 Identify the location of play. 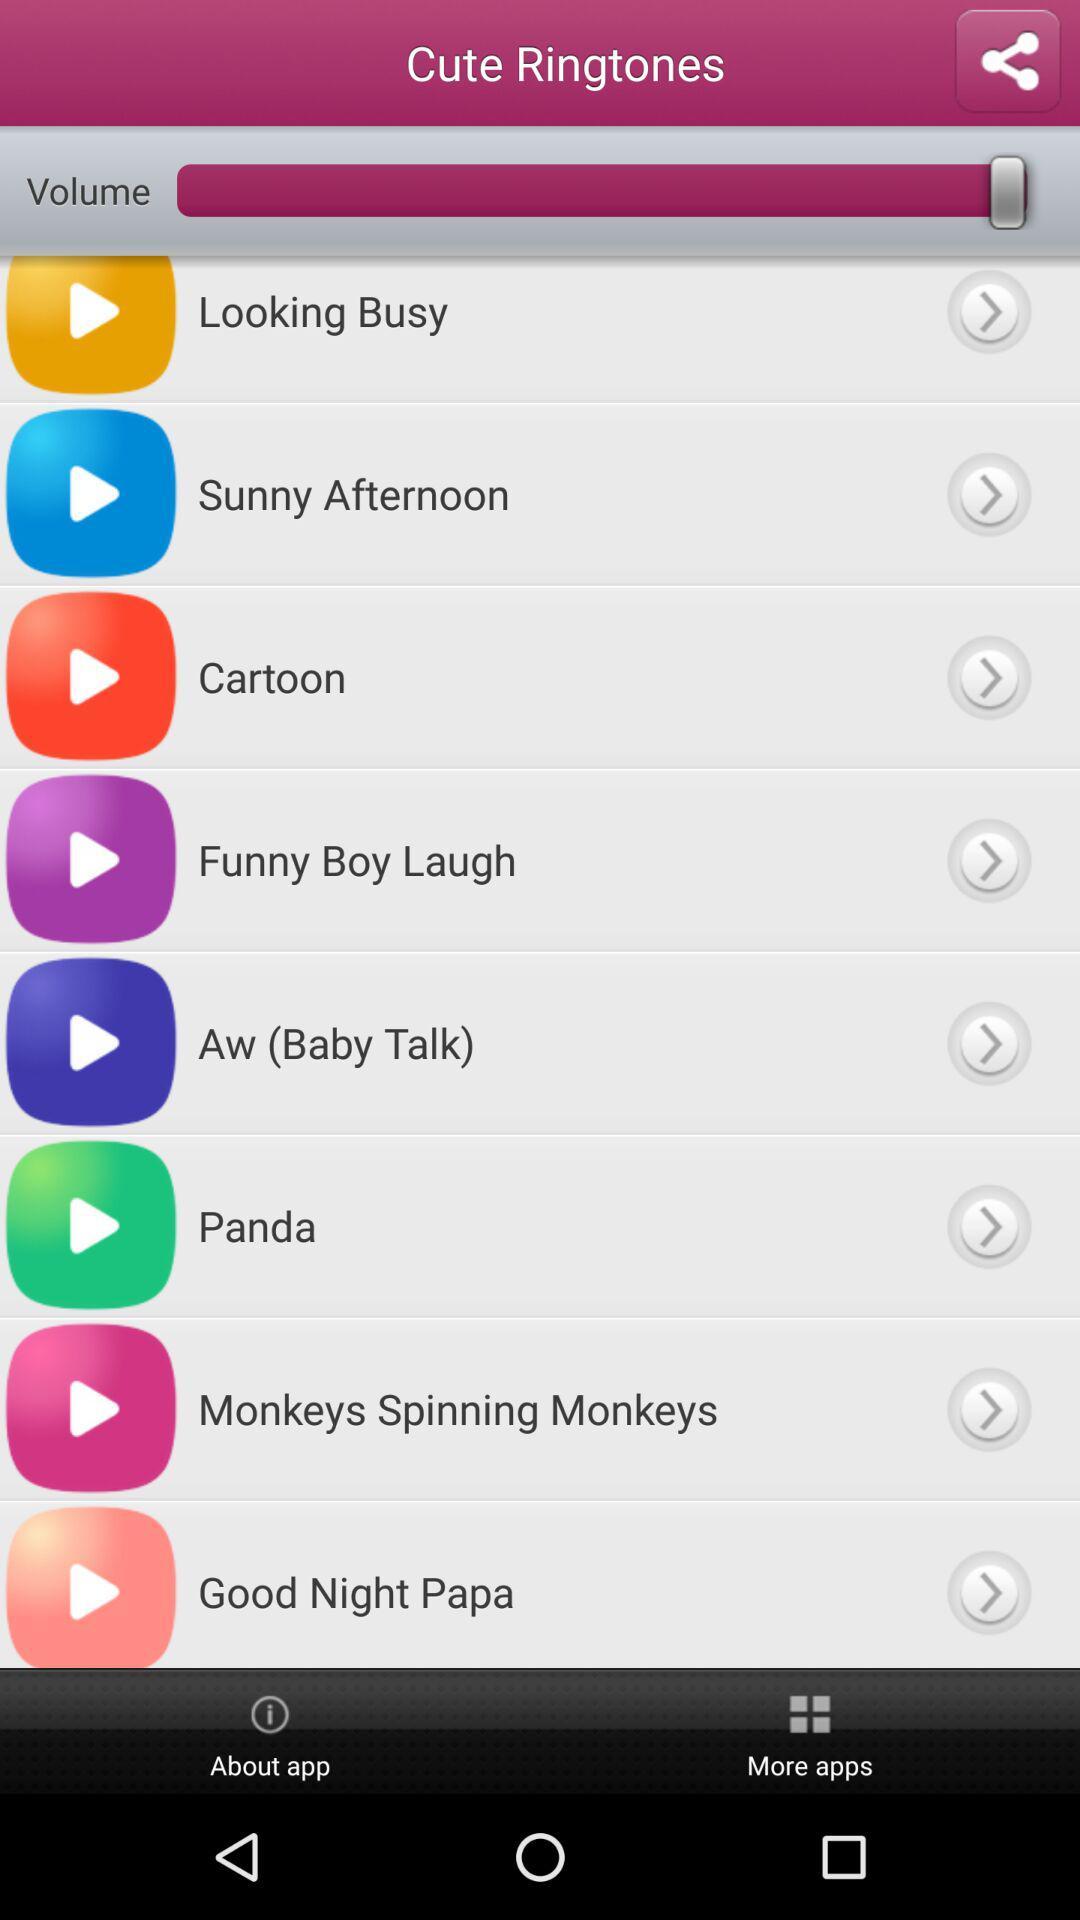
(987, 1041).